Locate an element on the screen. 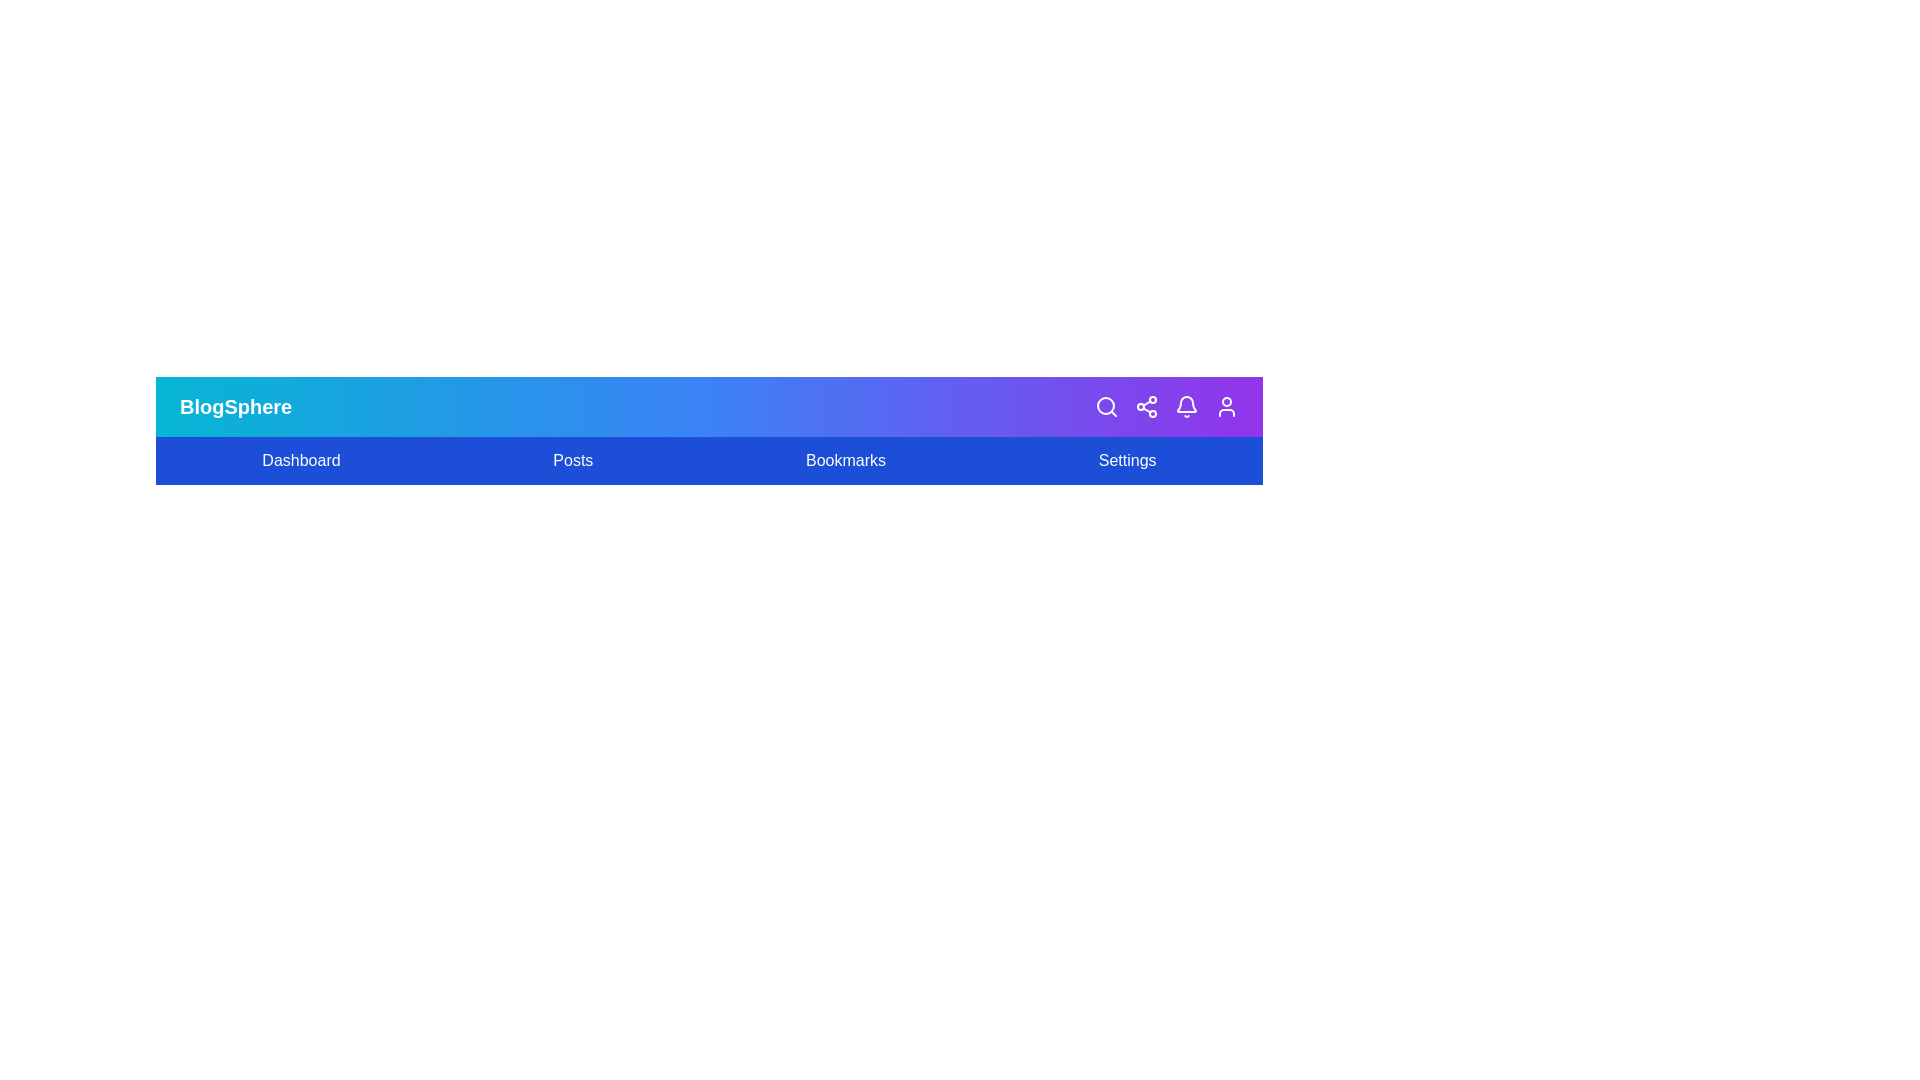  the search icon to initiate a search action is located at coordinates (1106, 406).